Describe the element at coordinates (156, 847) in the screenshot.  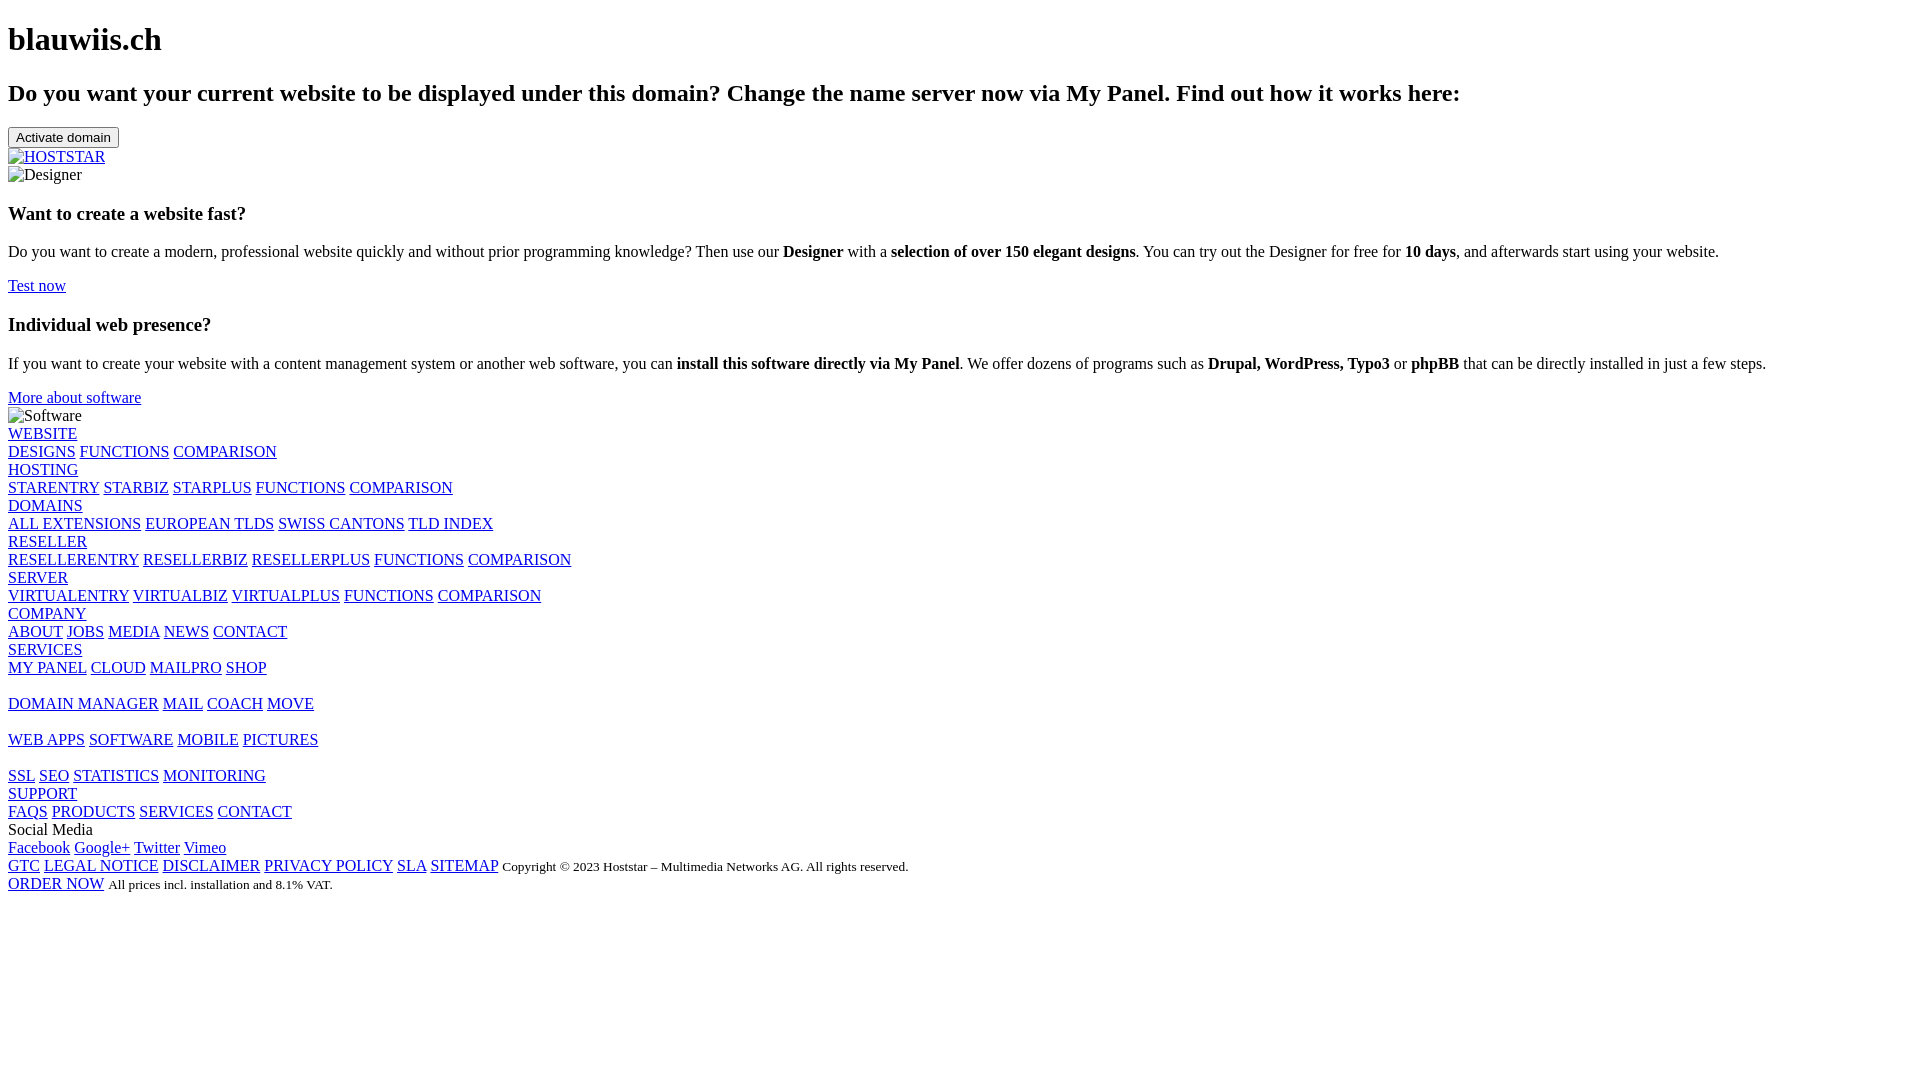
I see `'Twitter'` at that location.